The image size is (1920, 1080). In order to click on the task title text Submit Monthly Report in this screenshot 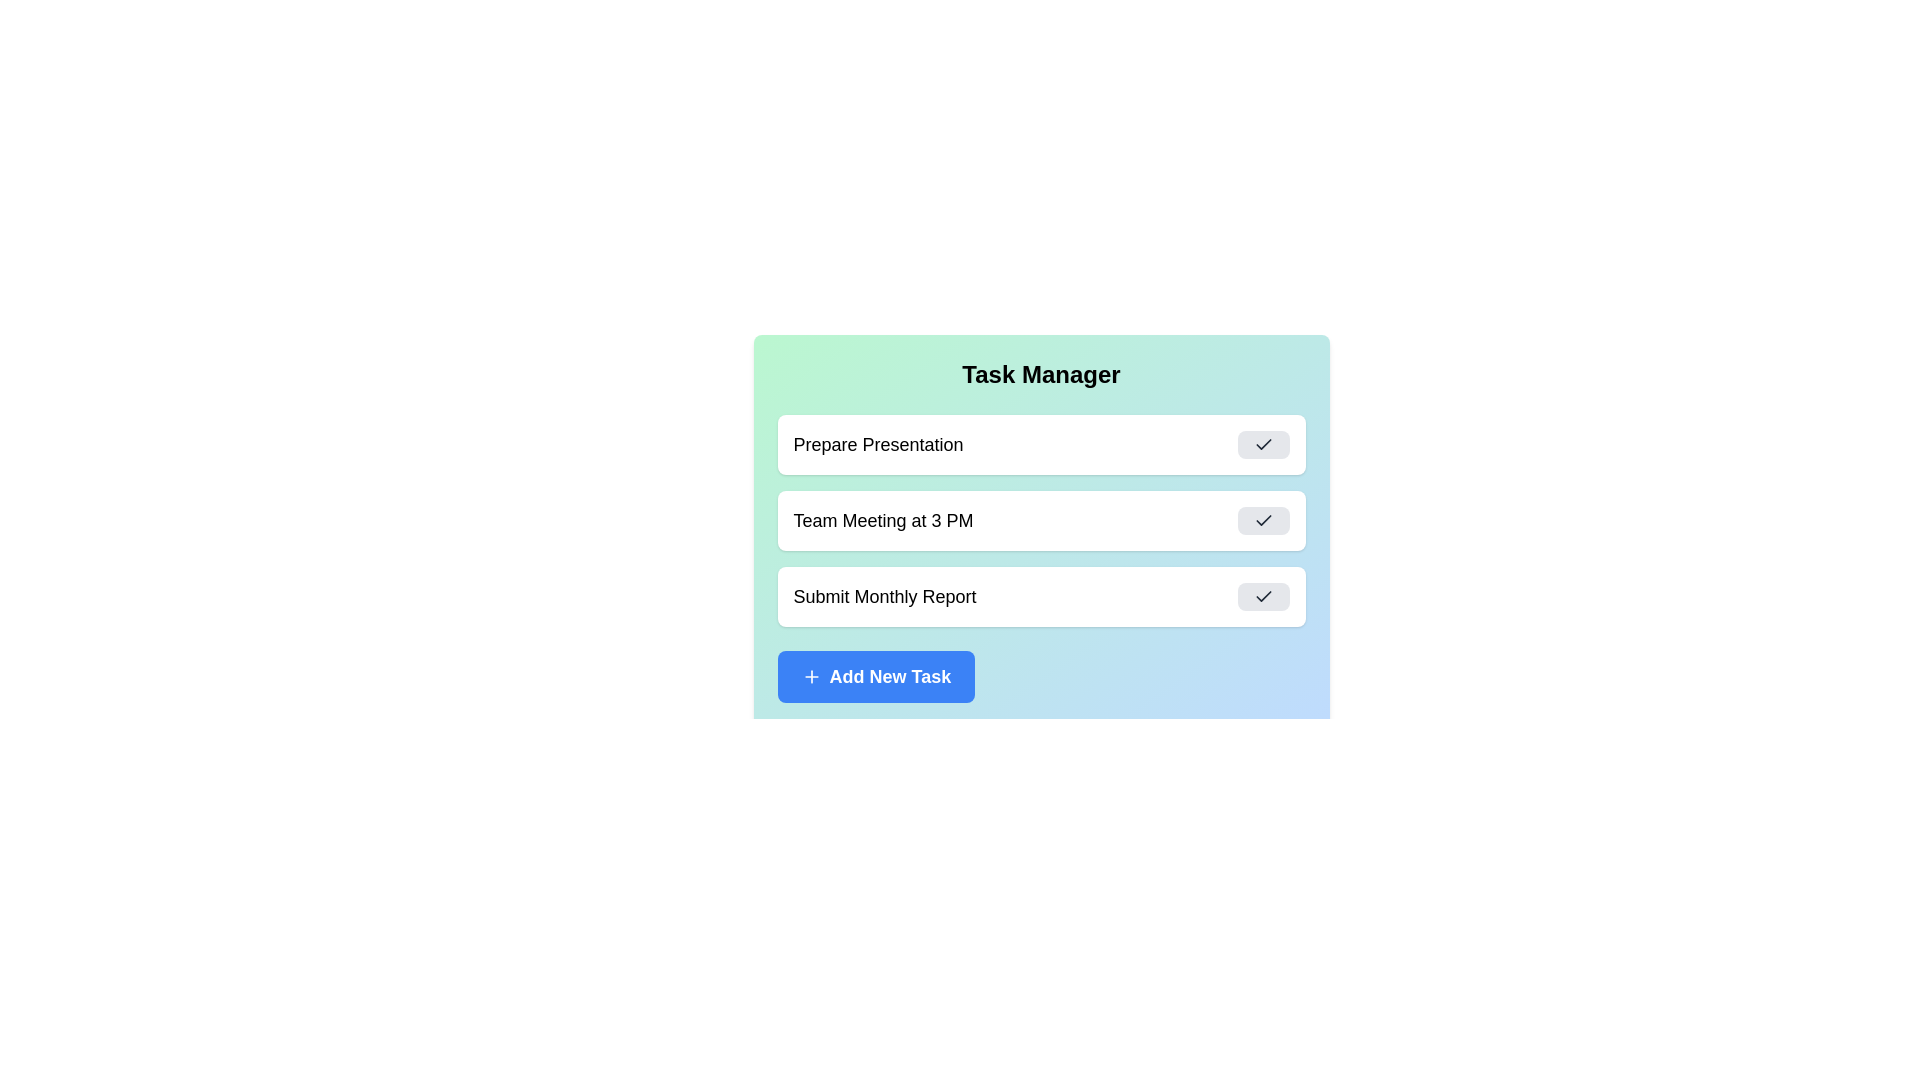, I will do `click(884, 596)`.